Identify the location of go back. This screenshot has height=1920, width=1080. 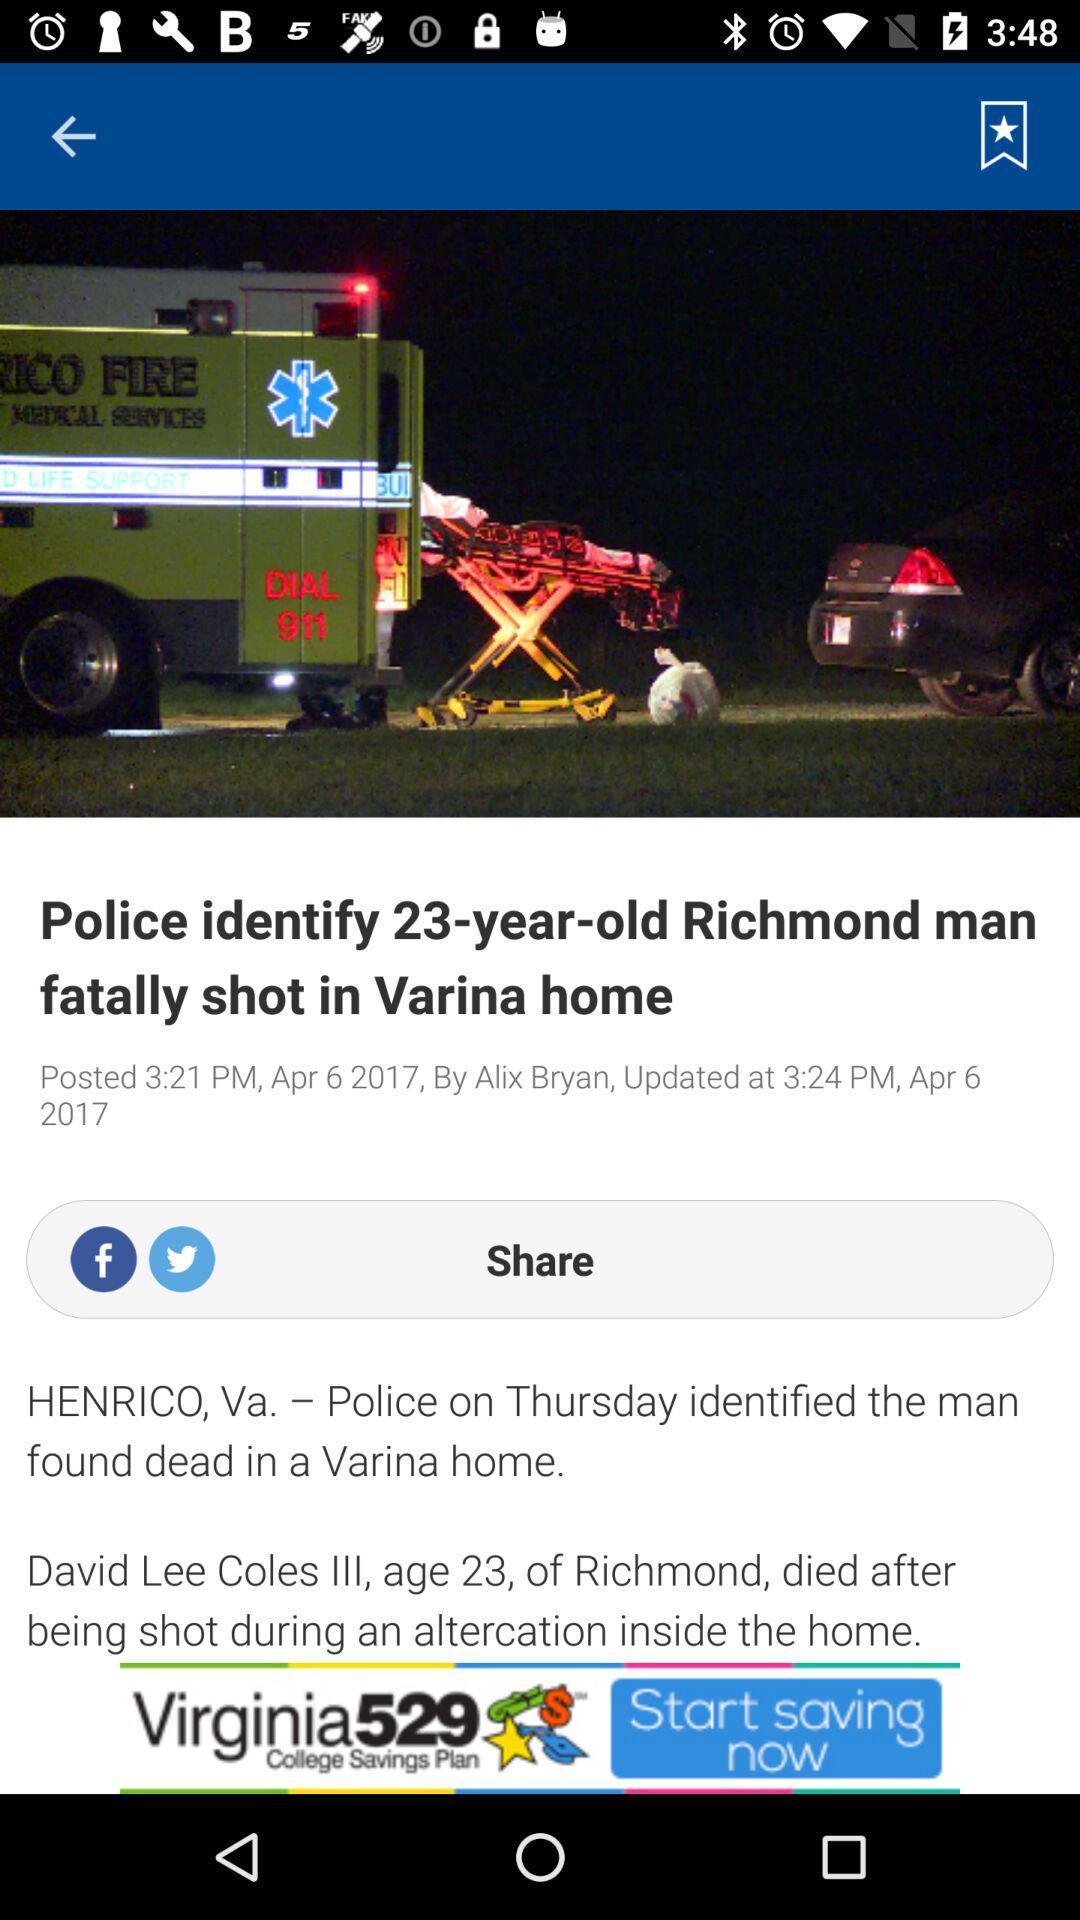
(72, 135).